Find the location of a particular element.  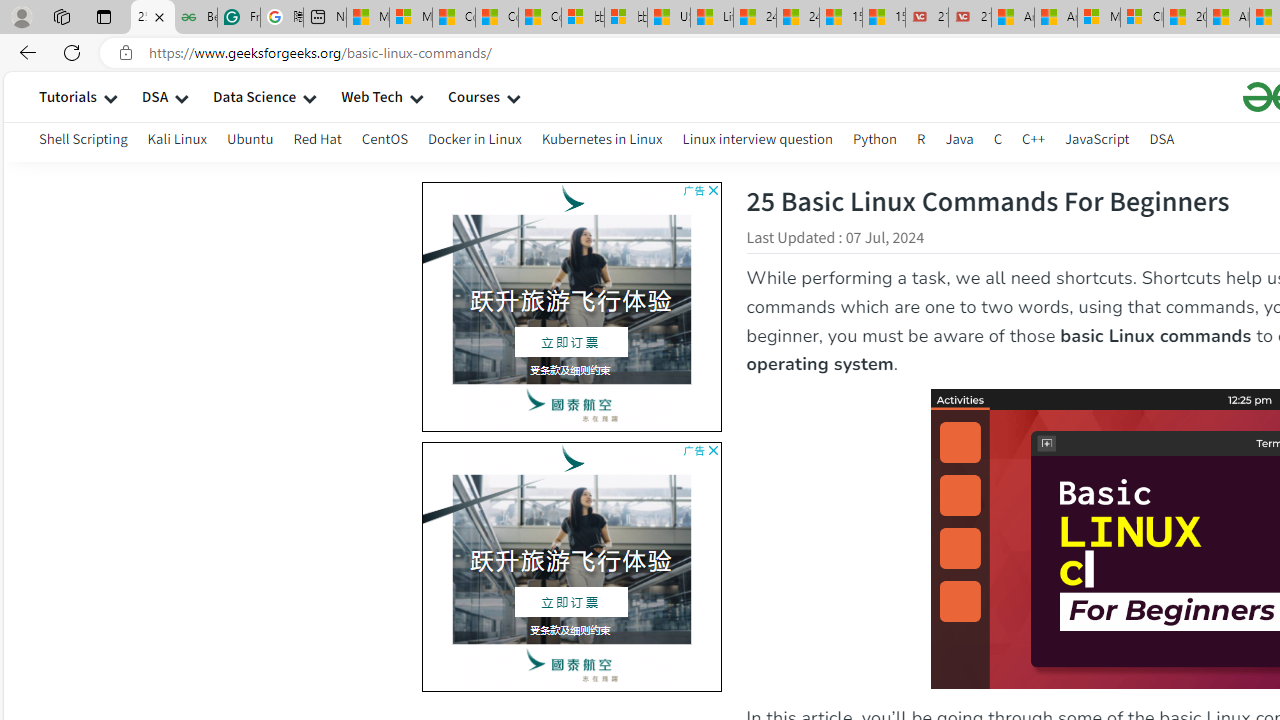

'Kali Linux' is located at coordinates (177, 141).